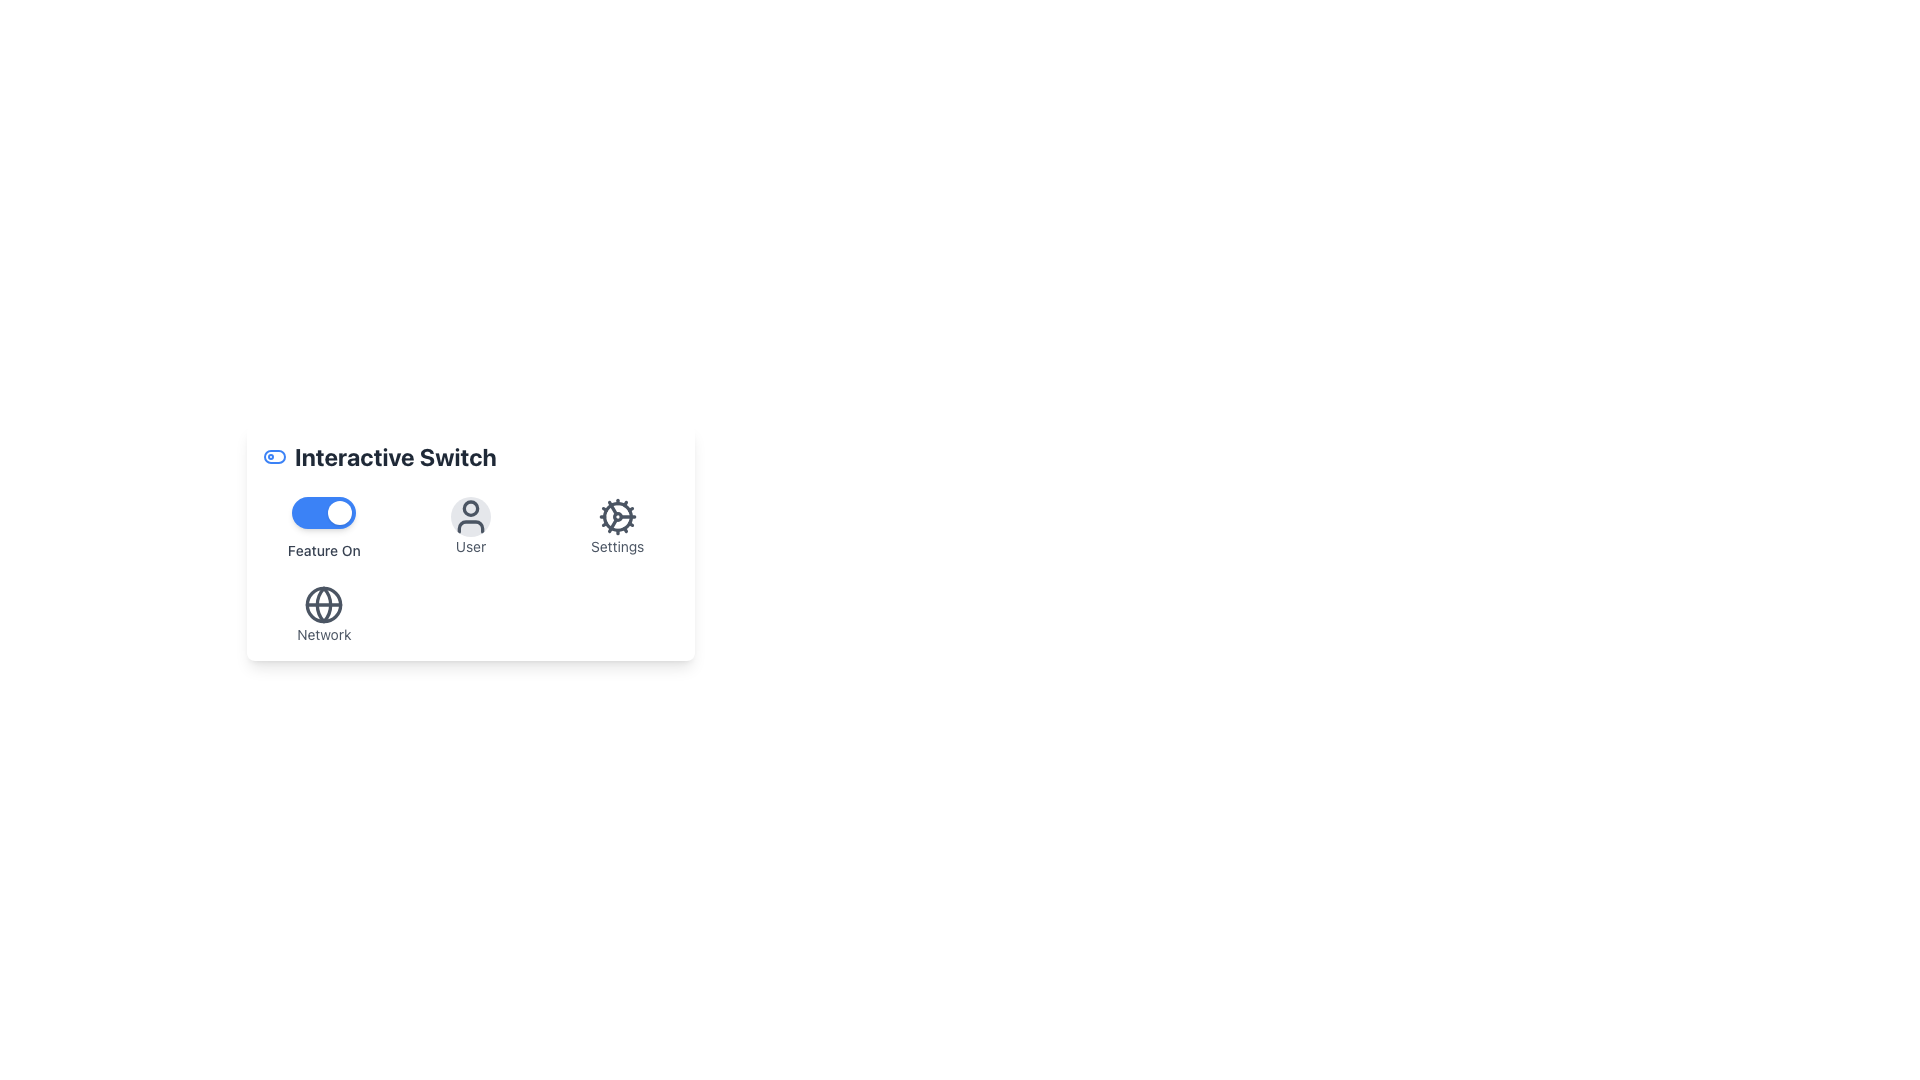 The image size is (1920, 1080). Describe the element at coordinates (469, 515) in the screenshot. I see `the circular user icon with a white background and gray border, which features an outline of a person, located centrally above the text label 'User'` at that location.